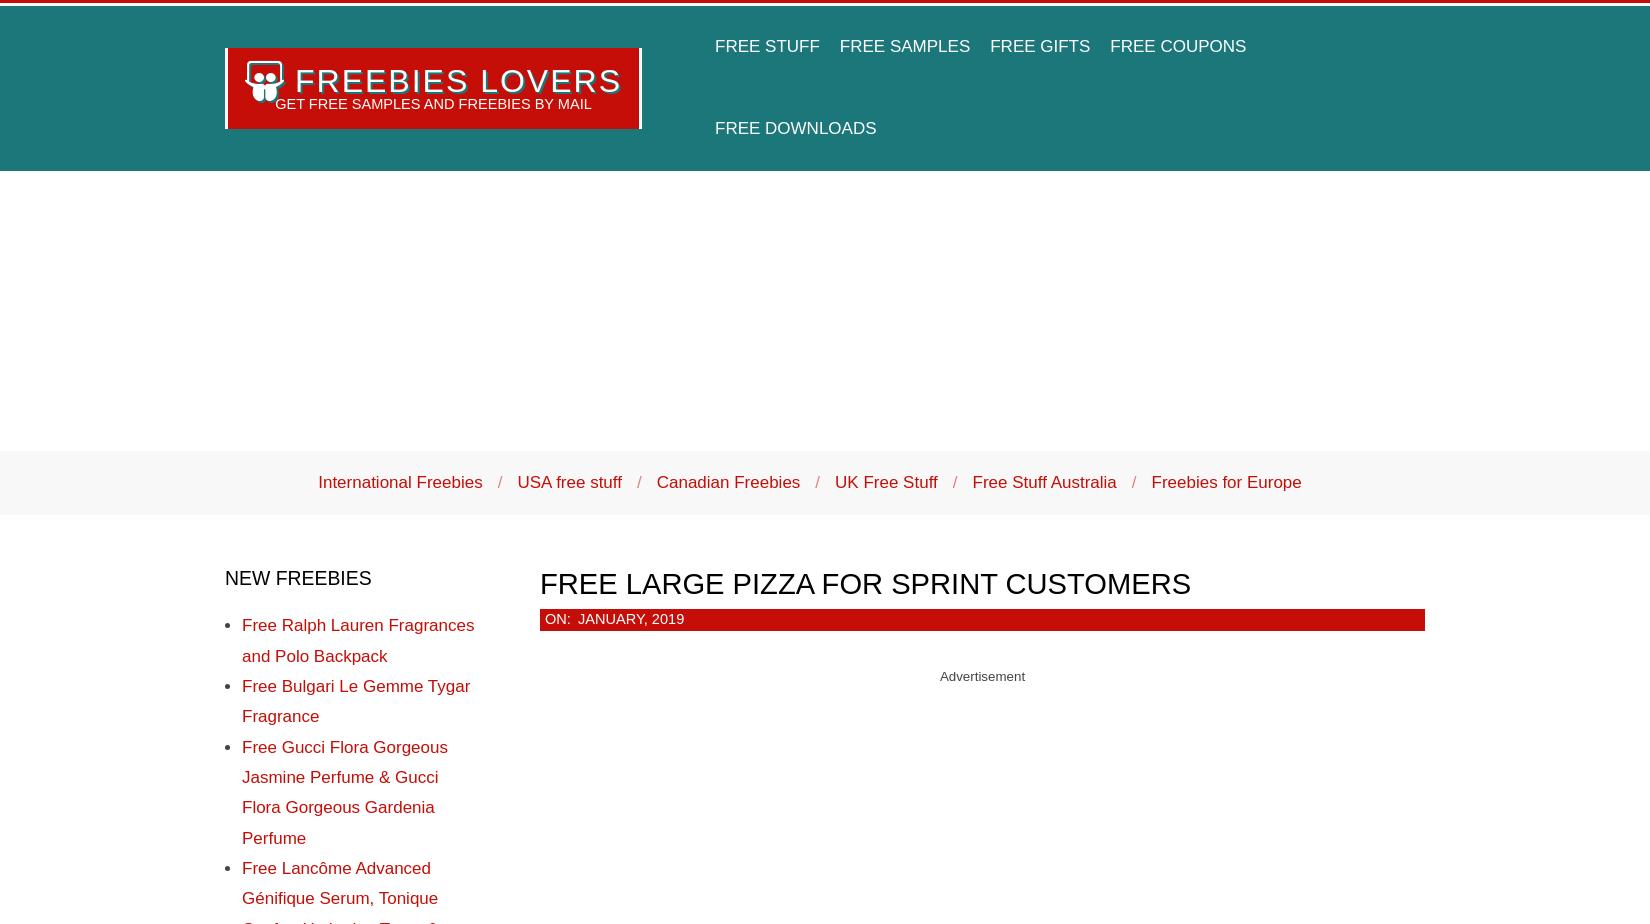  I want to click on 'Free Bulgari Le Gemme Tygar Fragrance', so click(356, 701).